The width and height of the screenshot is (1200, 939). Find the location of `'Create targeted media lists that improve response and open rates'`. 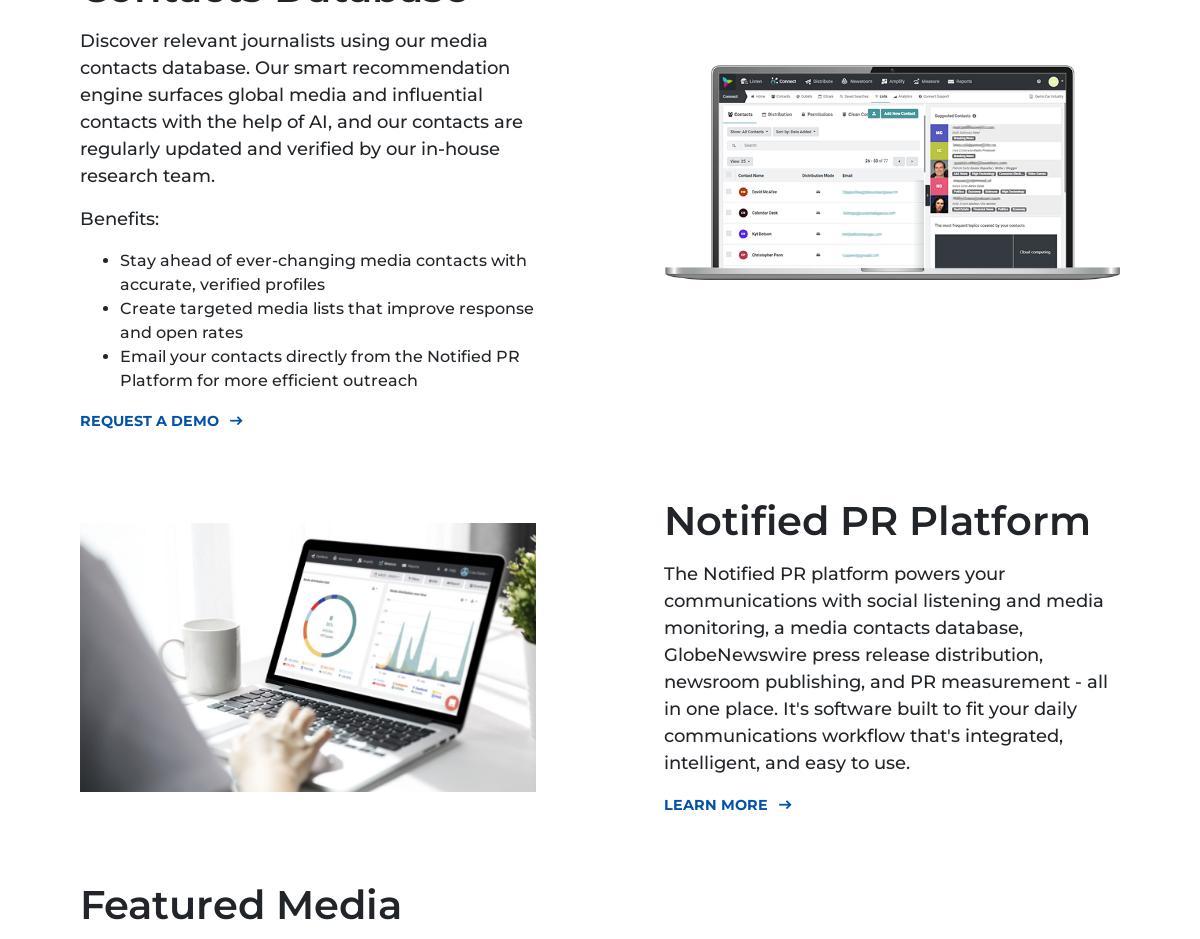

'Create targeted media lists that improve response and open rates' is located at coordinates (327, 320).